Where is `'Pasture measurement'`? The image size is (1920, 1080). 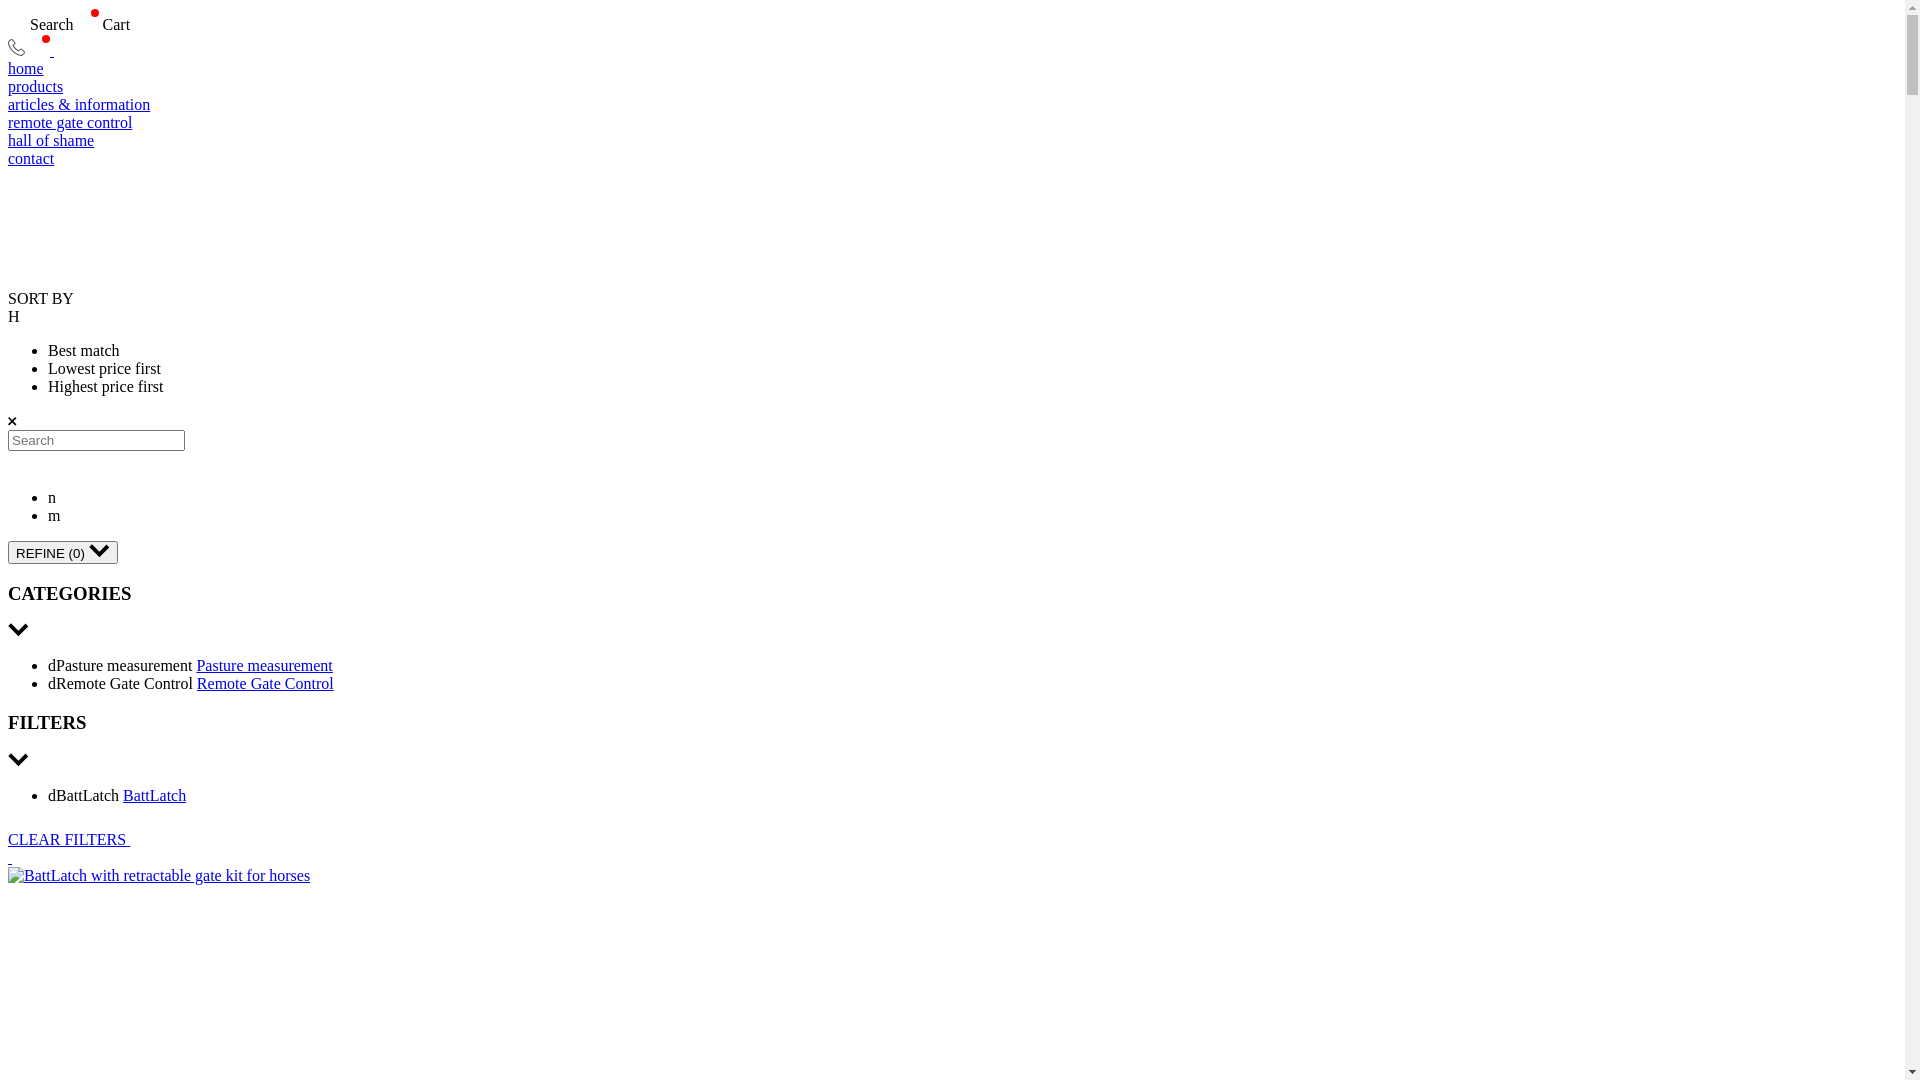
'Pasture measurement' is located at coordinates (263, 665).